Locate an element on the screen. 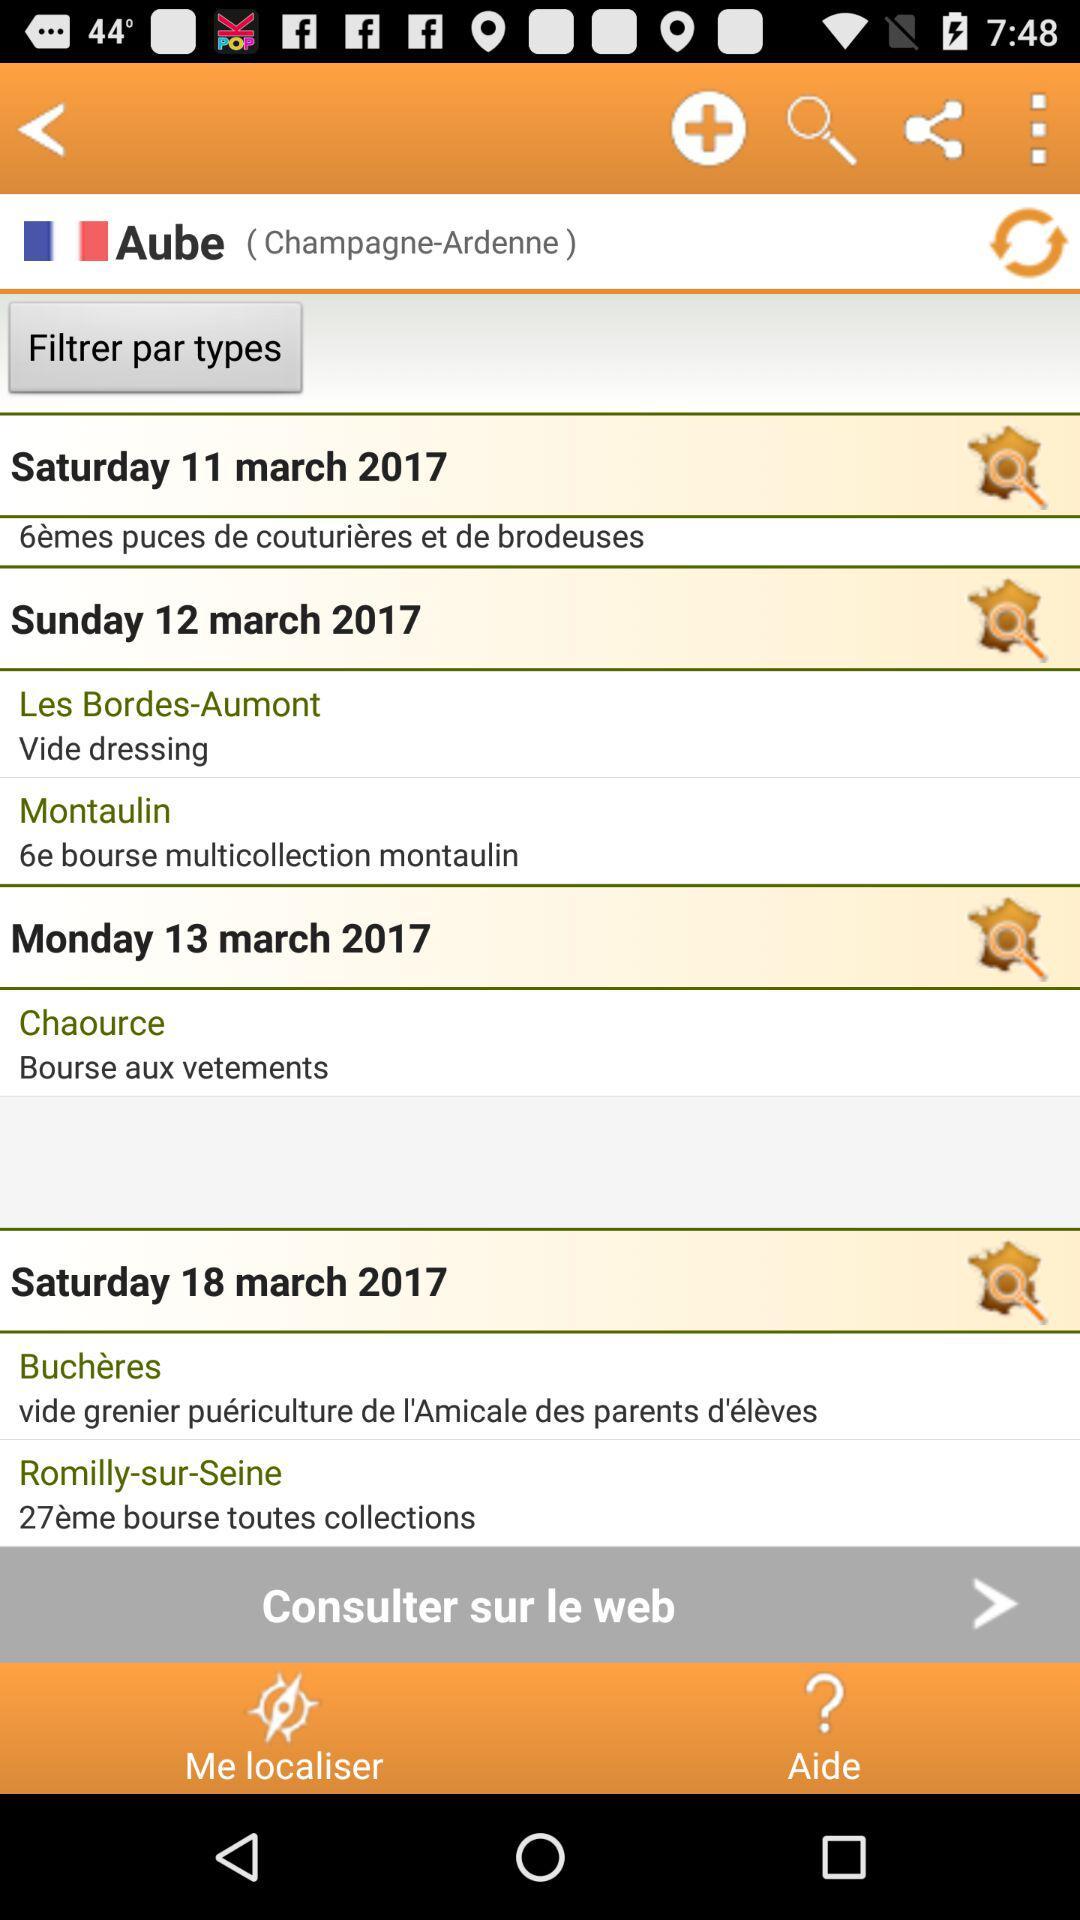  the share icon is located at coordinates (935, 136).